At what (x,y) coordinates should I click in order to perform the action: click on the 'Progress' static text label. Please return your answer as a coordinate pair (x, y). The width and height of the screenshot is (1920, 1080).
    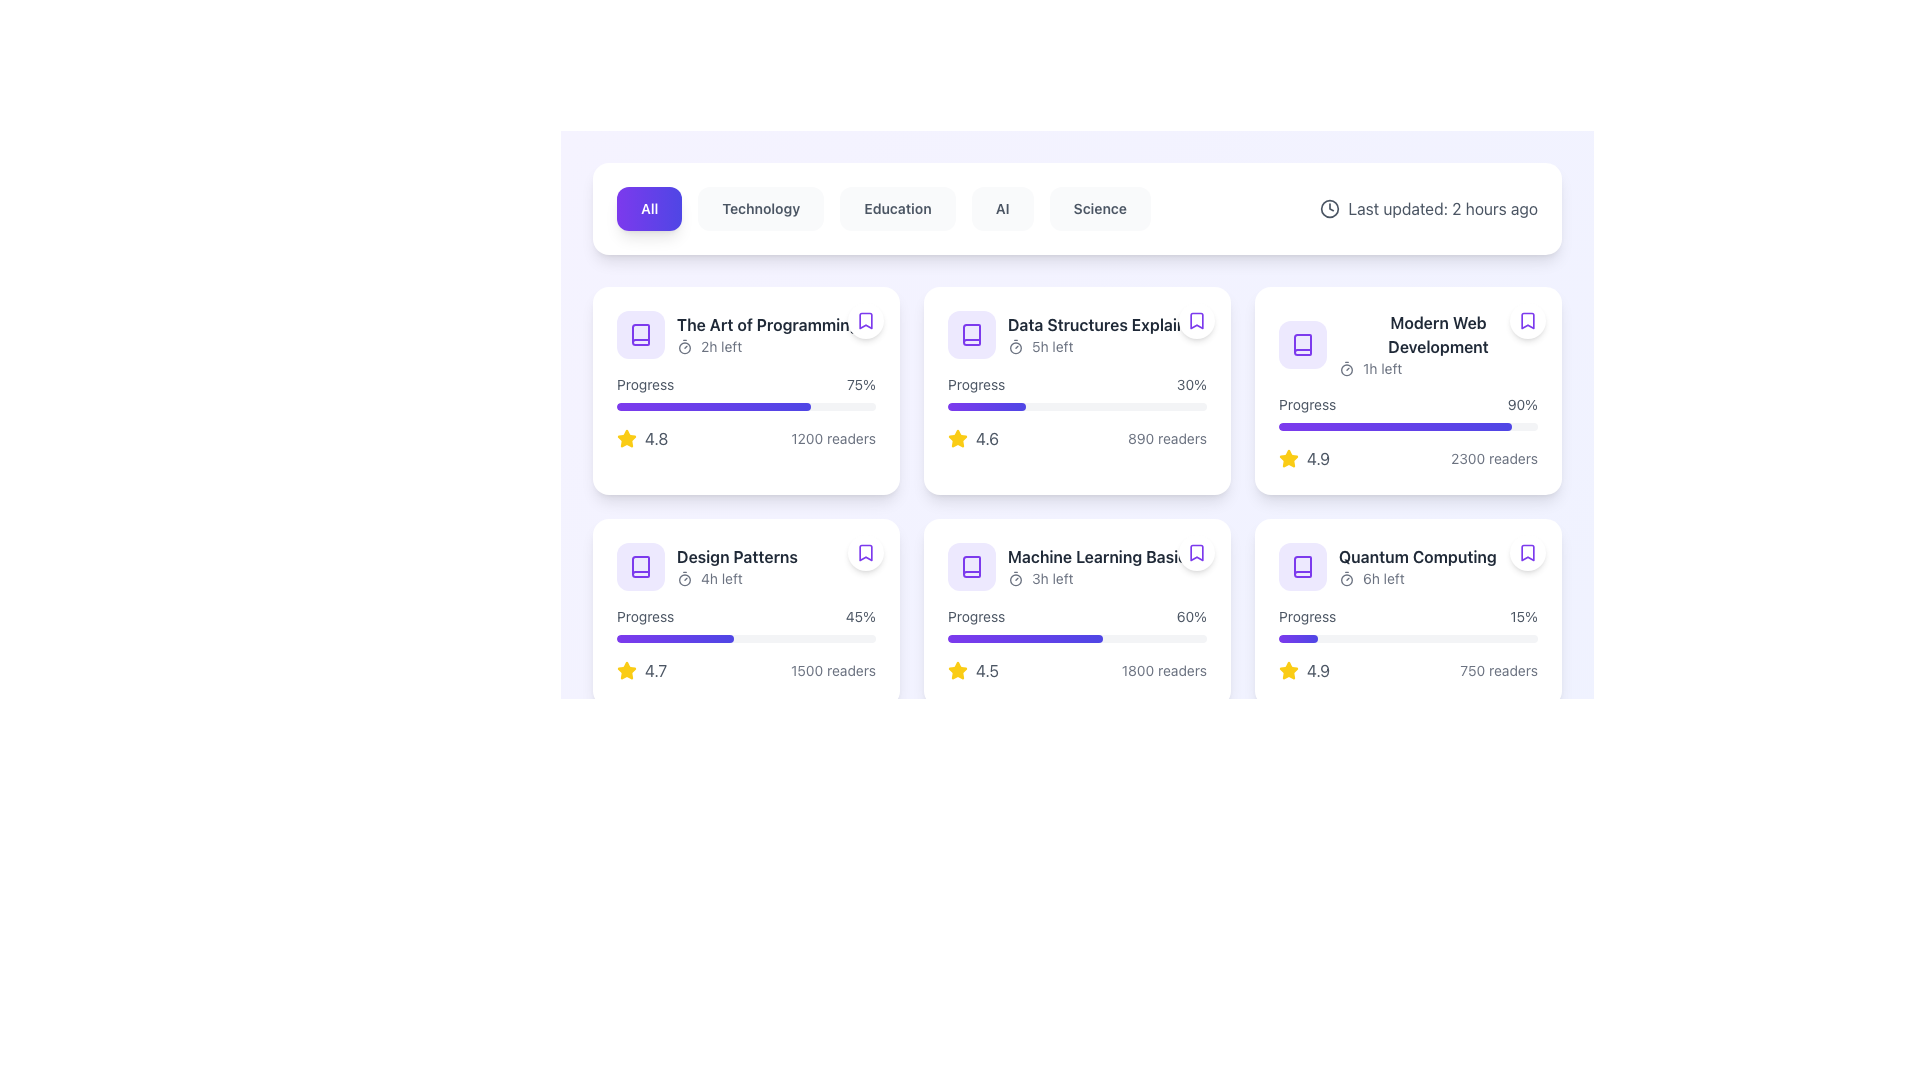
    Looking at the image, I should click on (645, 616).